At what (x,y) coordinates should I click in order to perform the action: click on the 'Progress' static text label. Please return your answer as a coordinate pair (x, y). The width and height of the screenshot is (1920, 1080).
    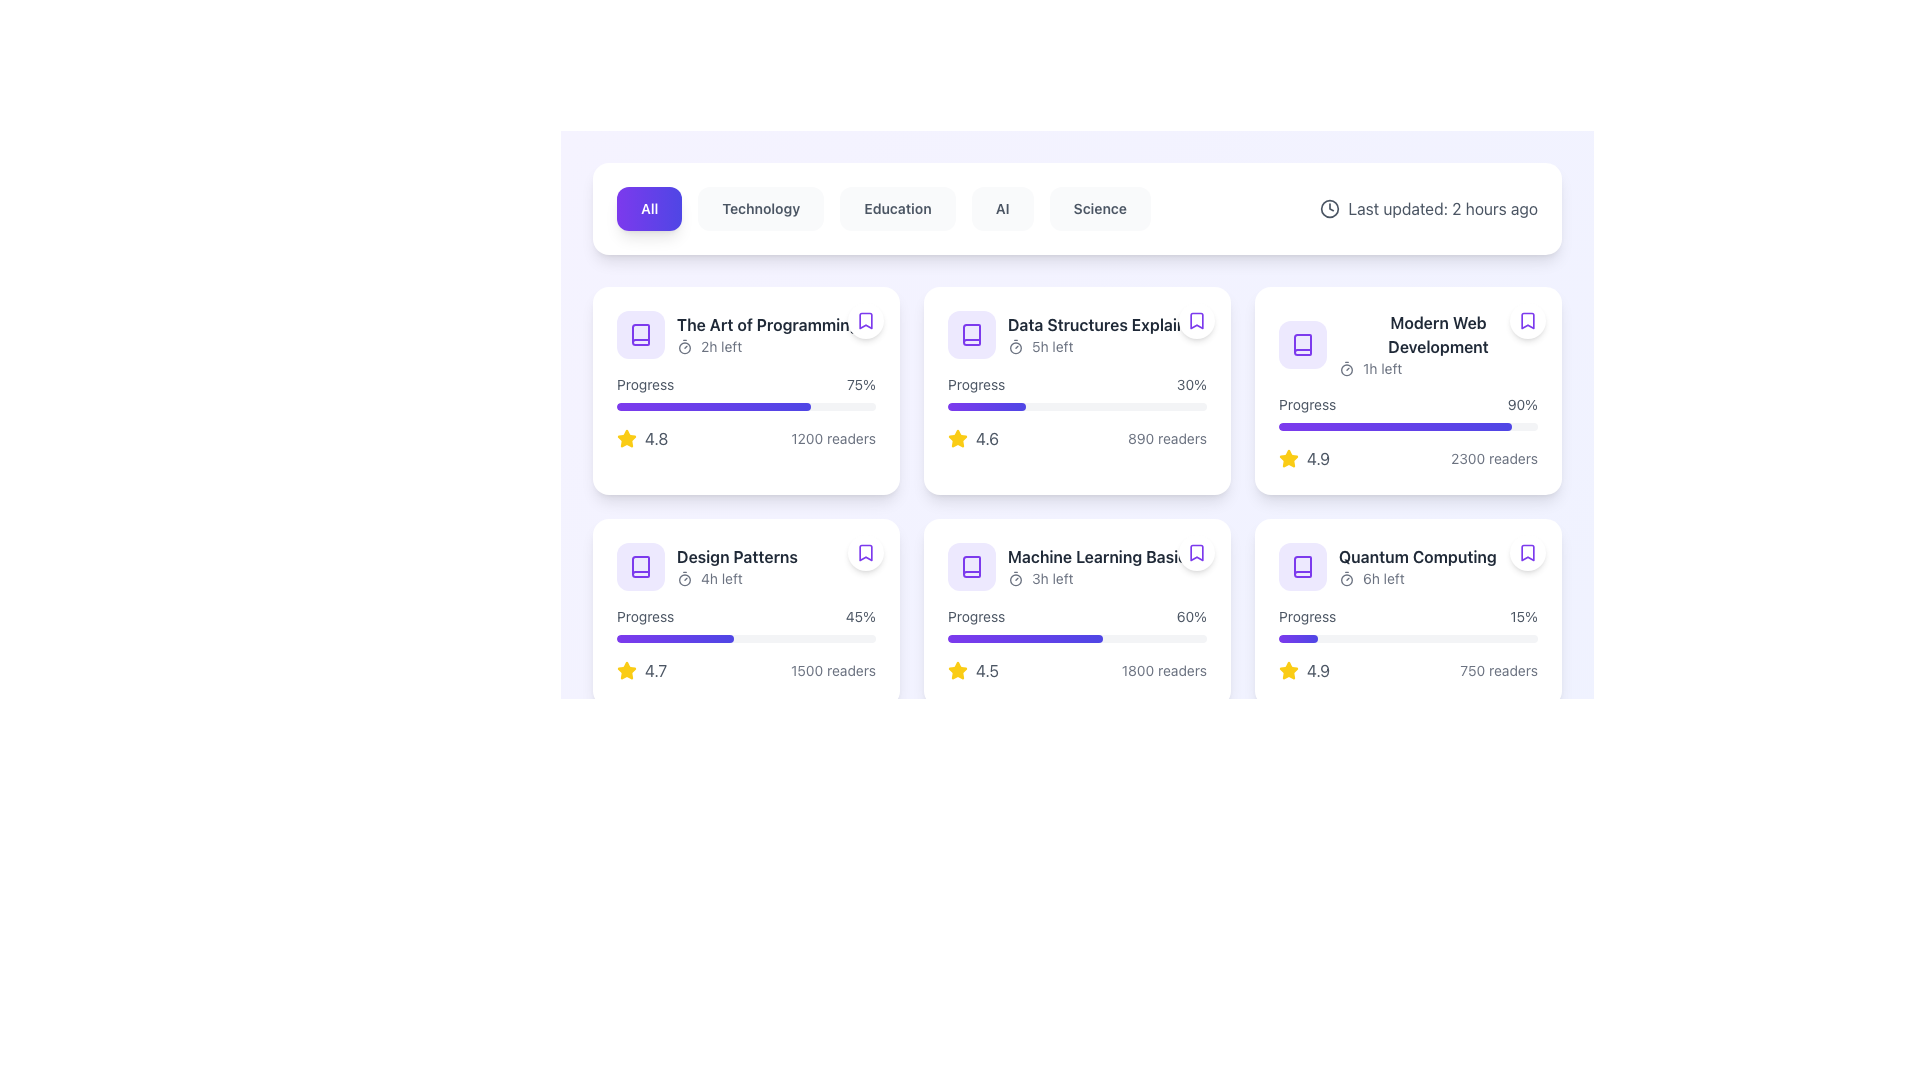
    Looking at the image, I should click on (645, 616).